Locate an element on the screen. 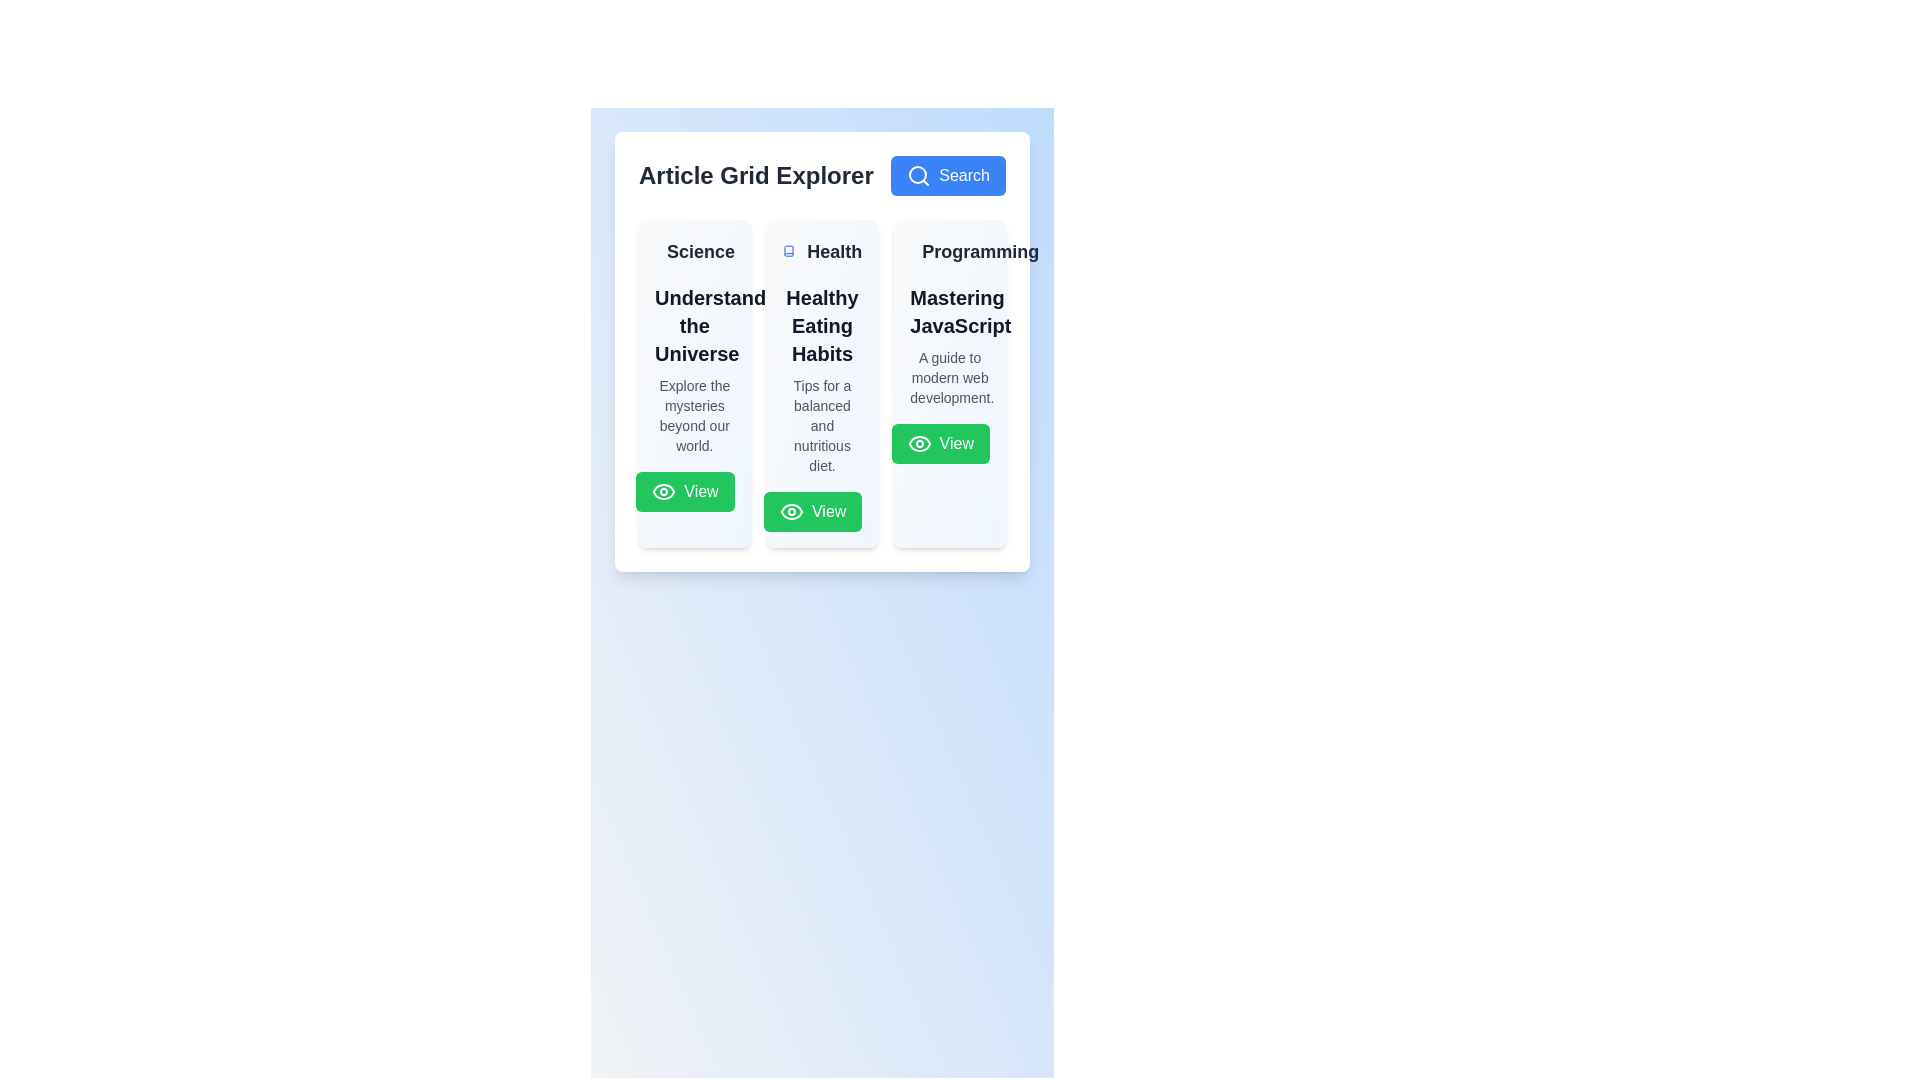 The height and width of the screenshot is (1080, 1920). the search button by clicking on the center of the magnifying glass icon located in the top-right corner of the interface is located at coordinates (917, 173).